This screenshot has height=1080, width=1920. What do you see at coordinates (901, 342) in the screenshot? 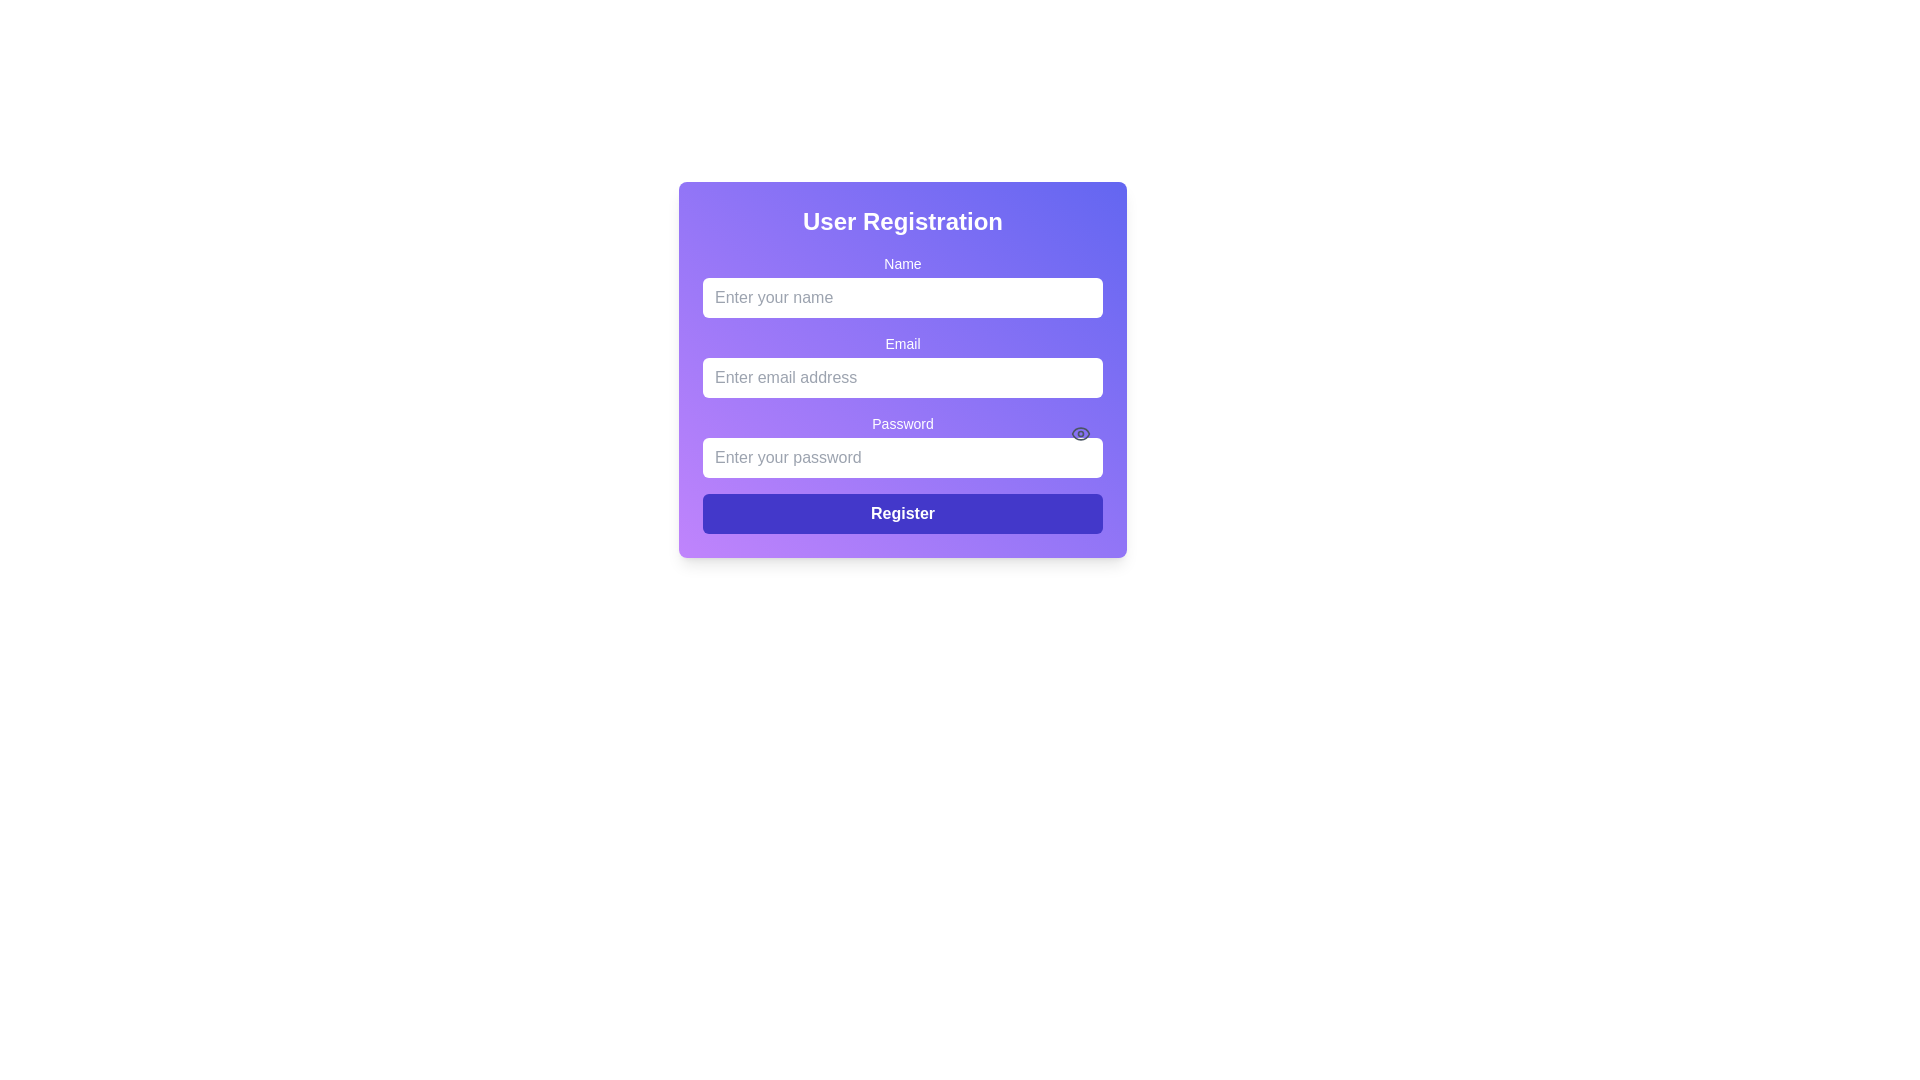
I see `the 'Email' text label styled in white against a gradient purple background, located above the email input field` at bounding box center [901, 342].